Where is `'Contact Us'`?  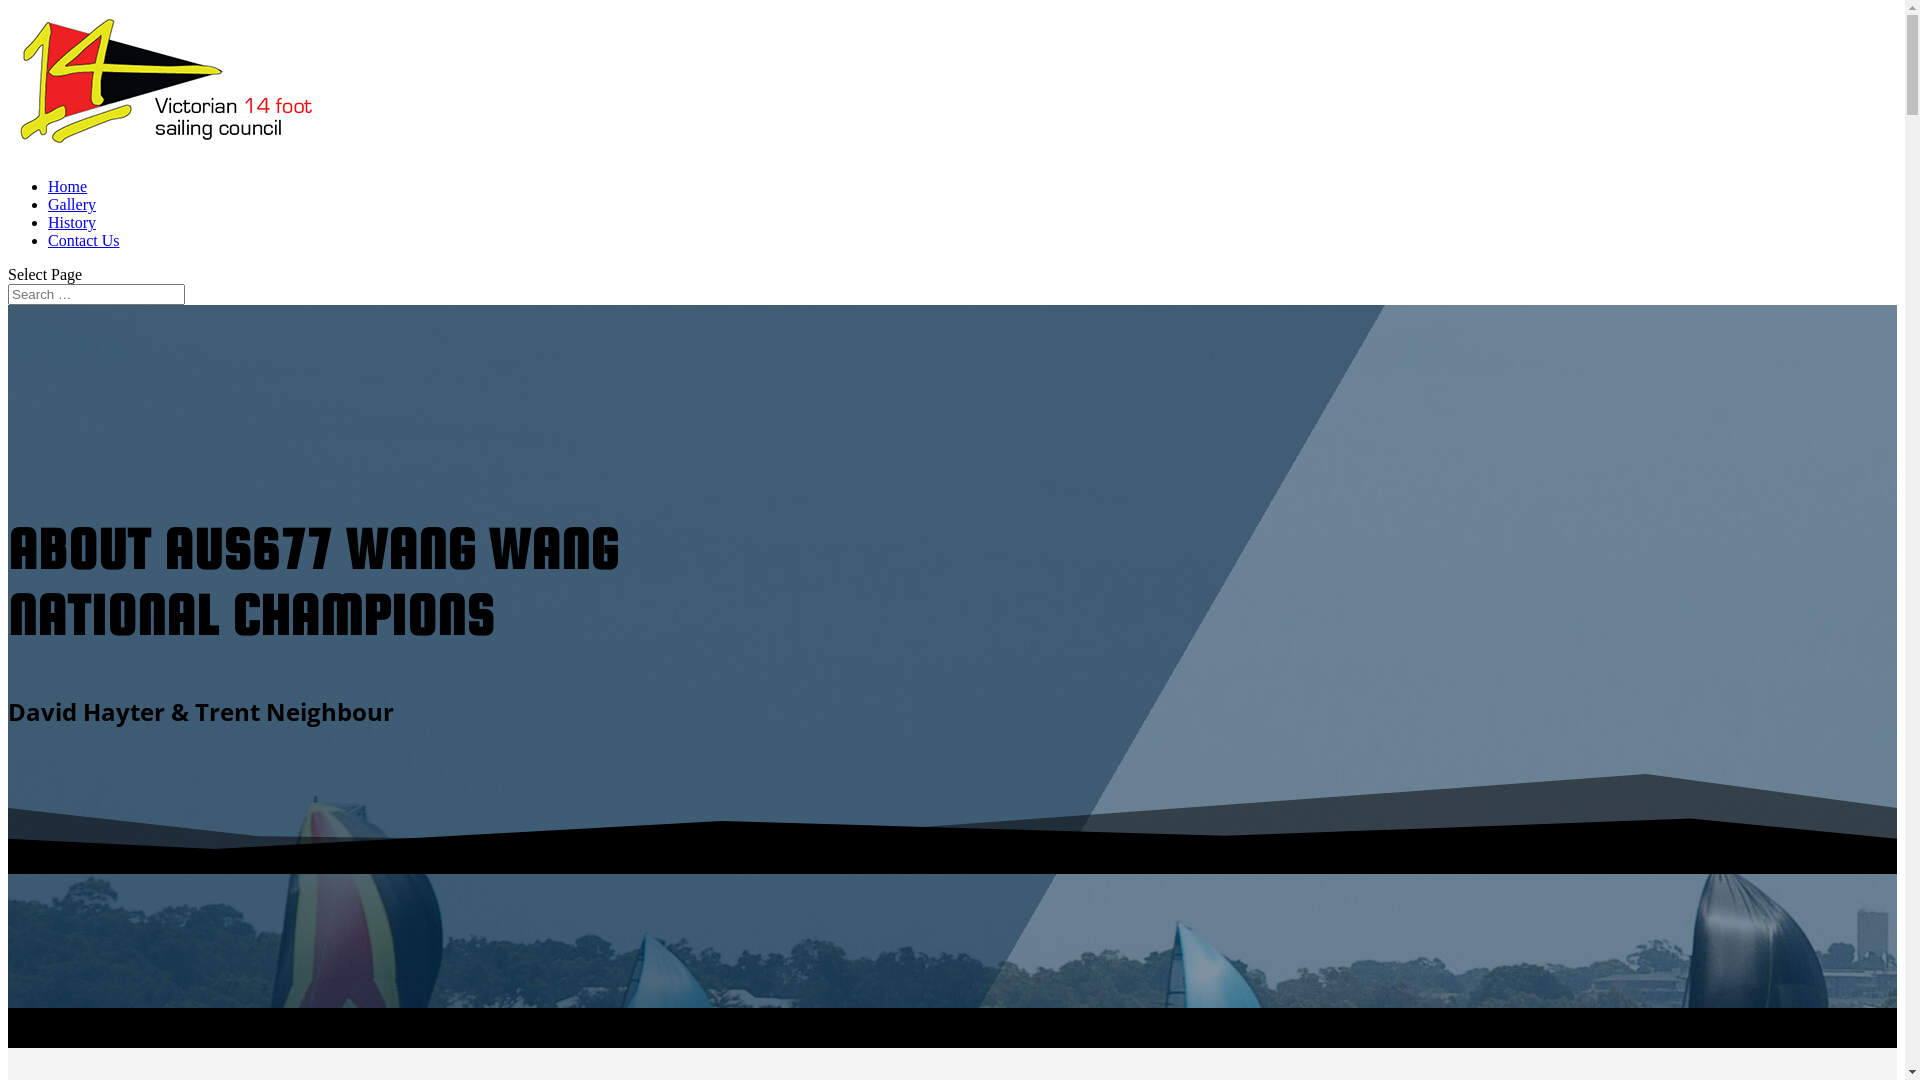
'Contact Us' is located at coordinates (82, 239).